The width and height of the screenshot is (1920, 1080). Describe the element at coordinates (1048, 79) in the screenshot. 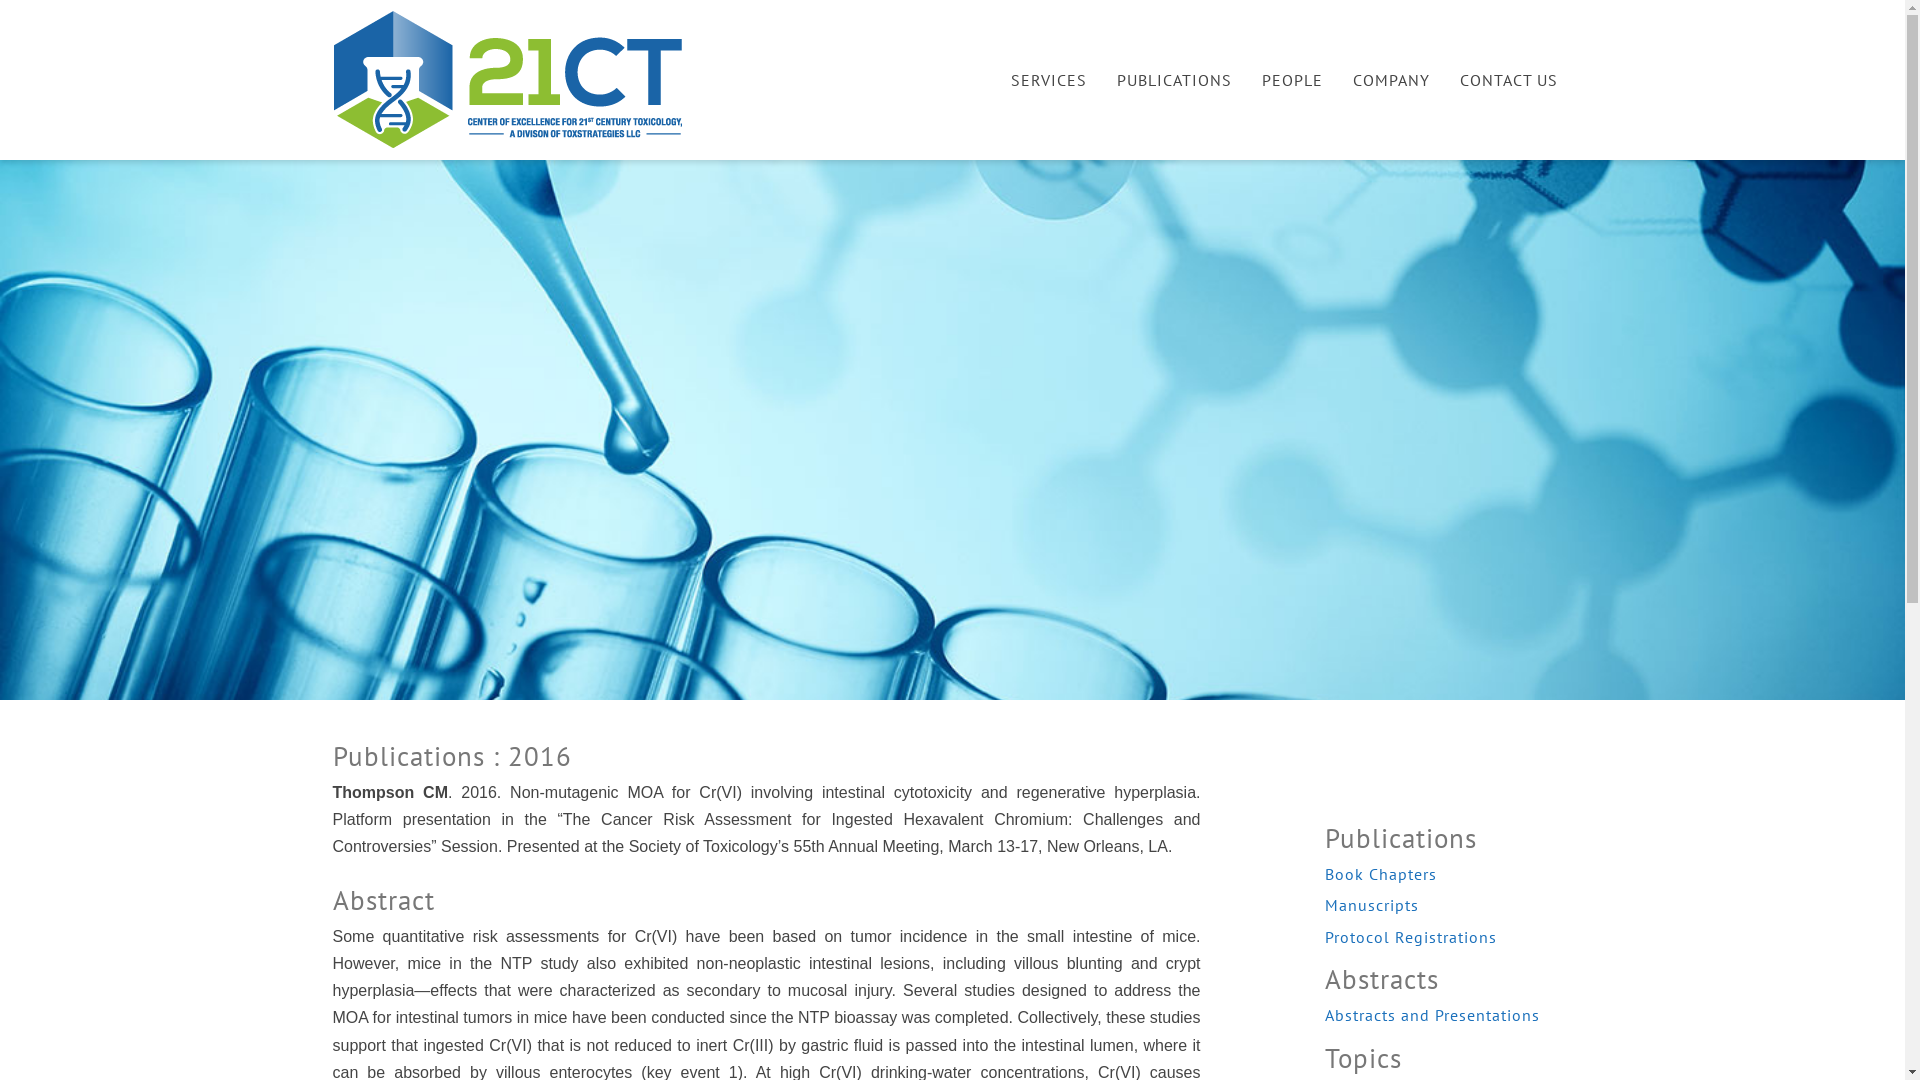

I see `'SERVICES'` at that location.